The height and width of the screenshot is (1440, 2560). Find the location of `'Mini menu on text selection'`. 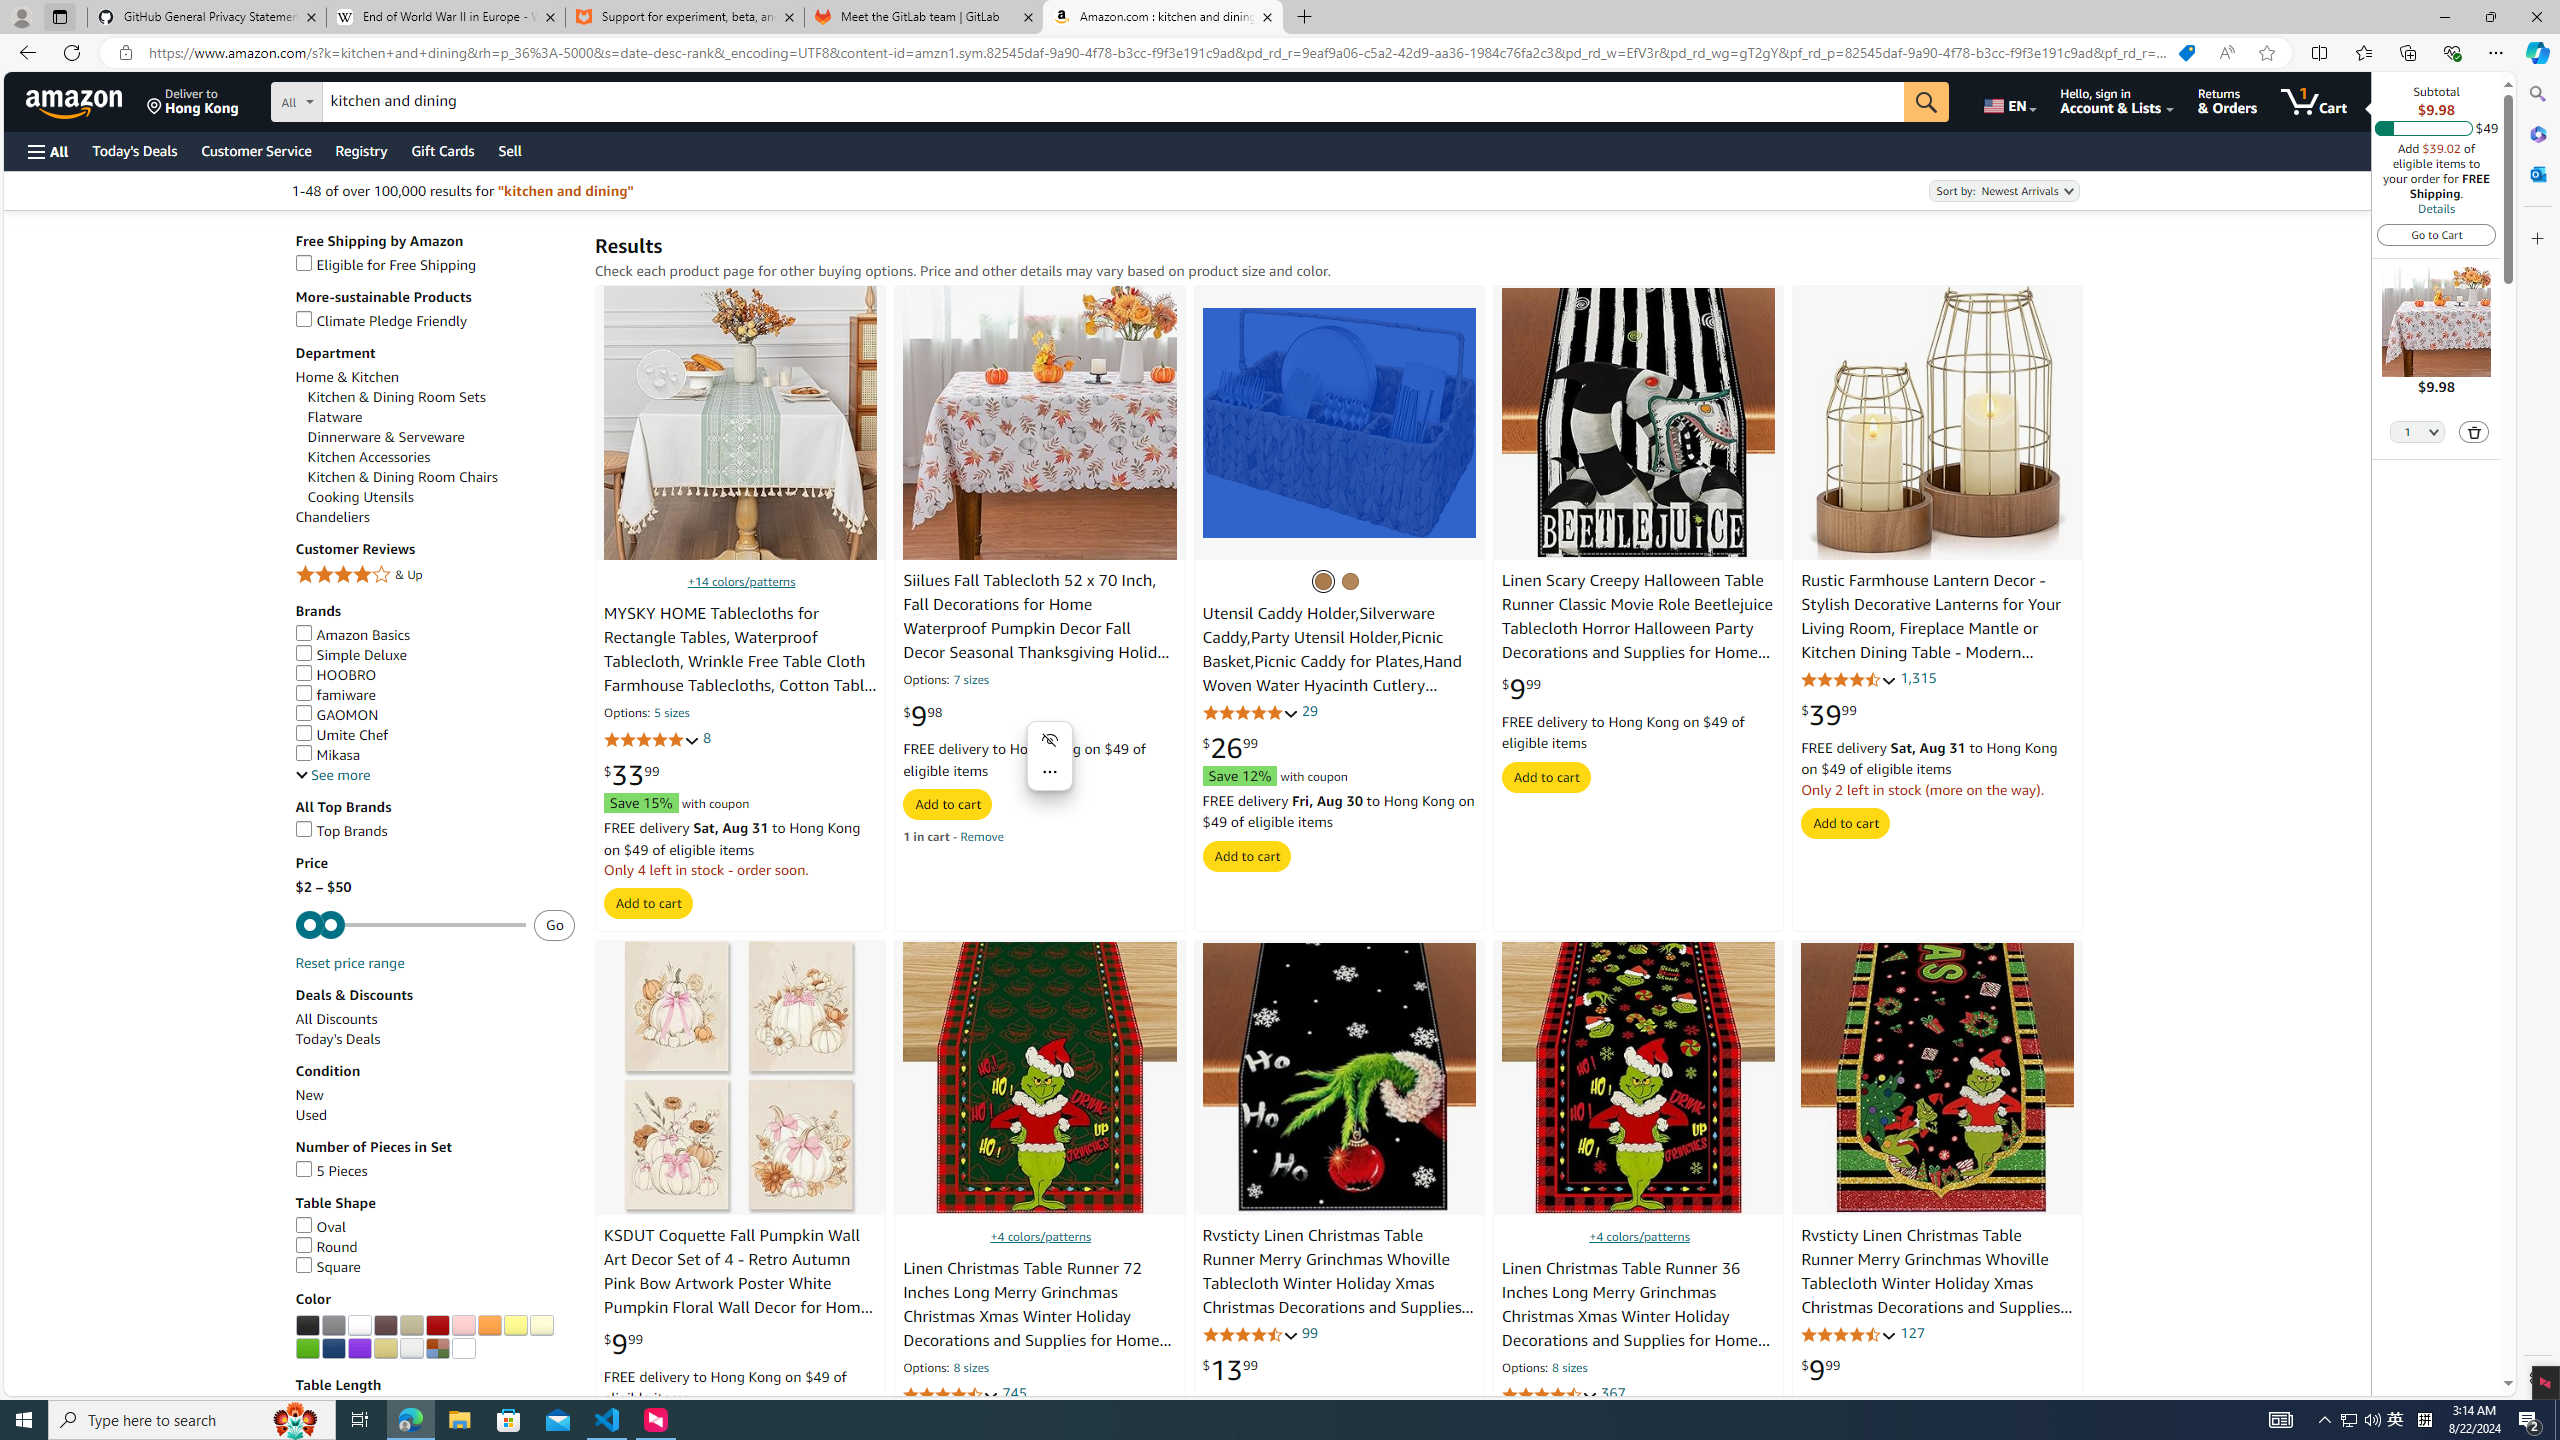

'Mini menu on text selection' is located at coordinates (1049, 755).